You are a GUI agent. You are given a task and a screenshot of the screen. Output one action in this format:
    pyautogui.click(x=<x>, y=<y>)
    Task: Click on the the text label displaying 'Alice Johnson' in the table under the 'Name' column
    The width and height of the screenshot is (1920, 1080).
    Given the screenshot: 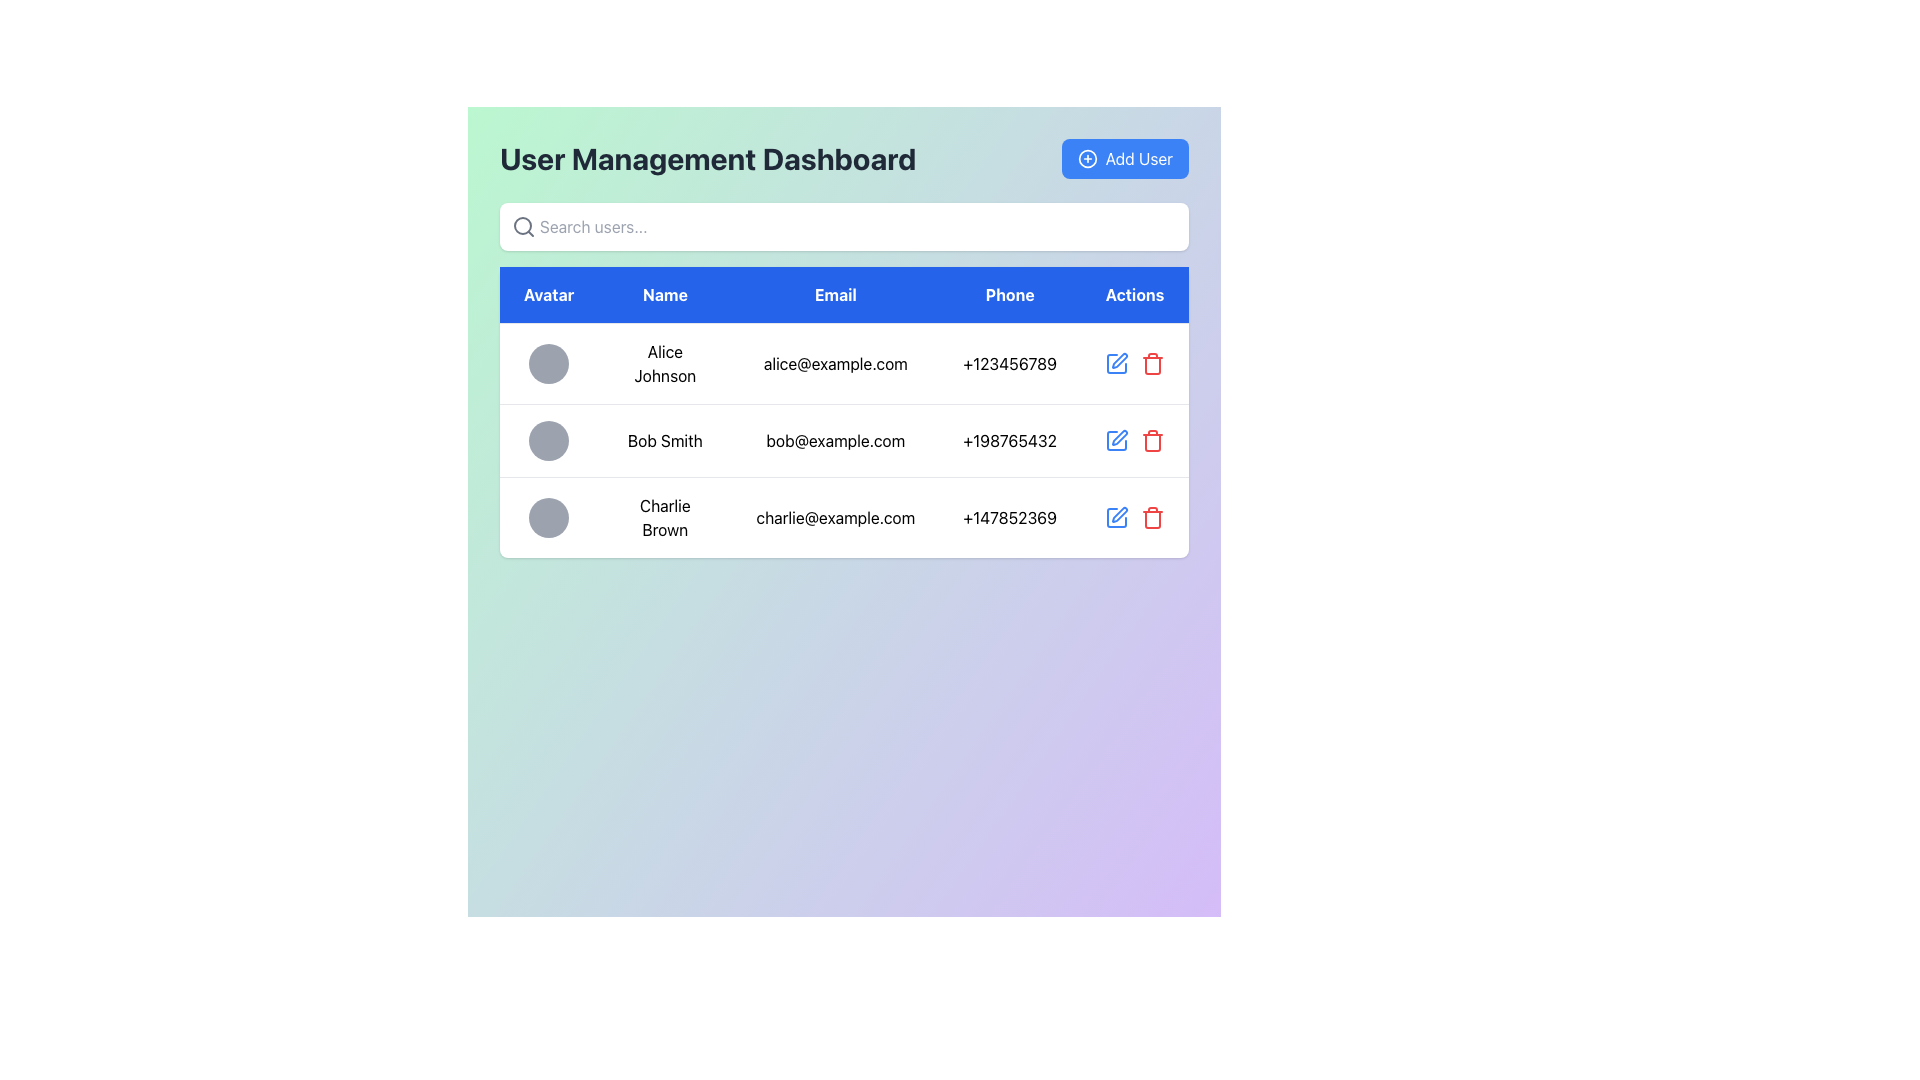 What is the action you would take?
    pyautogui.click(x=665, y=363)
    